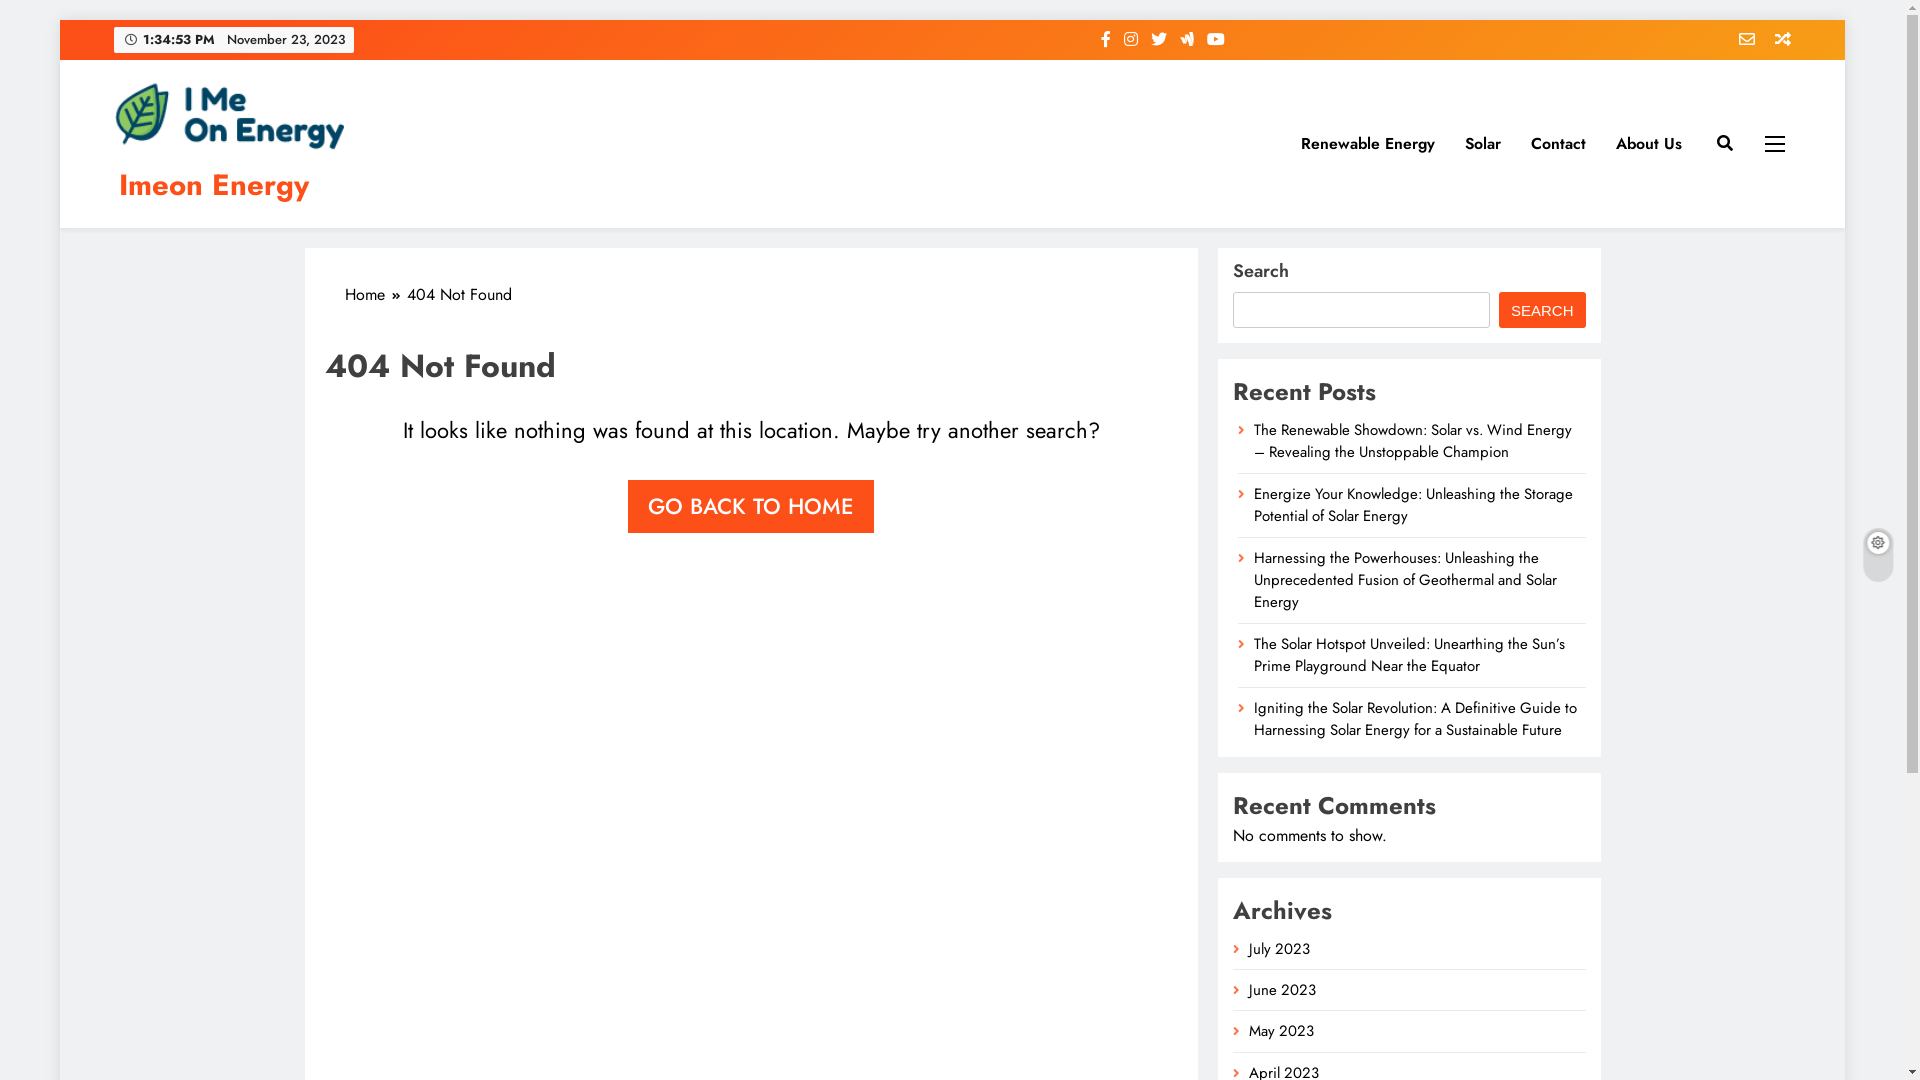  I want to click on 'Contact', so click(1557, 142).